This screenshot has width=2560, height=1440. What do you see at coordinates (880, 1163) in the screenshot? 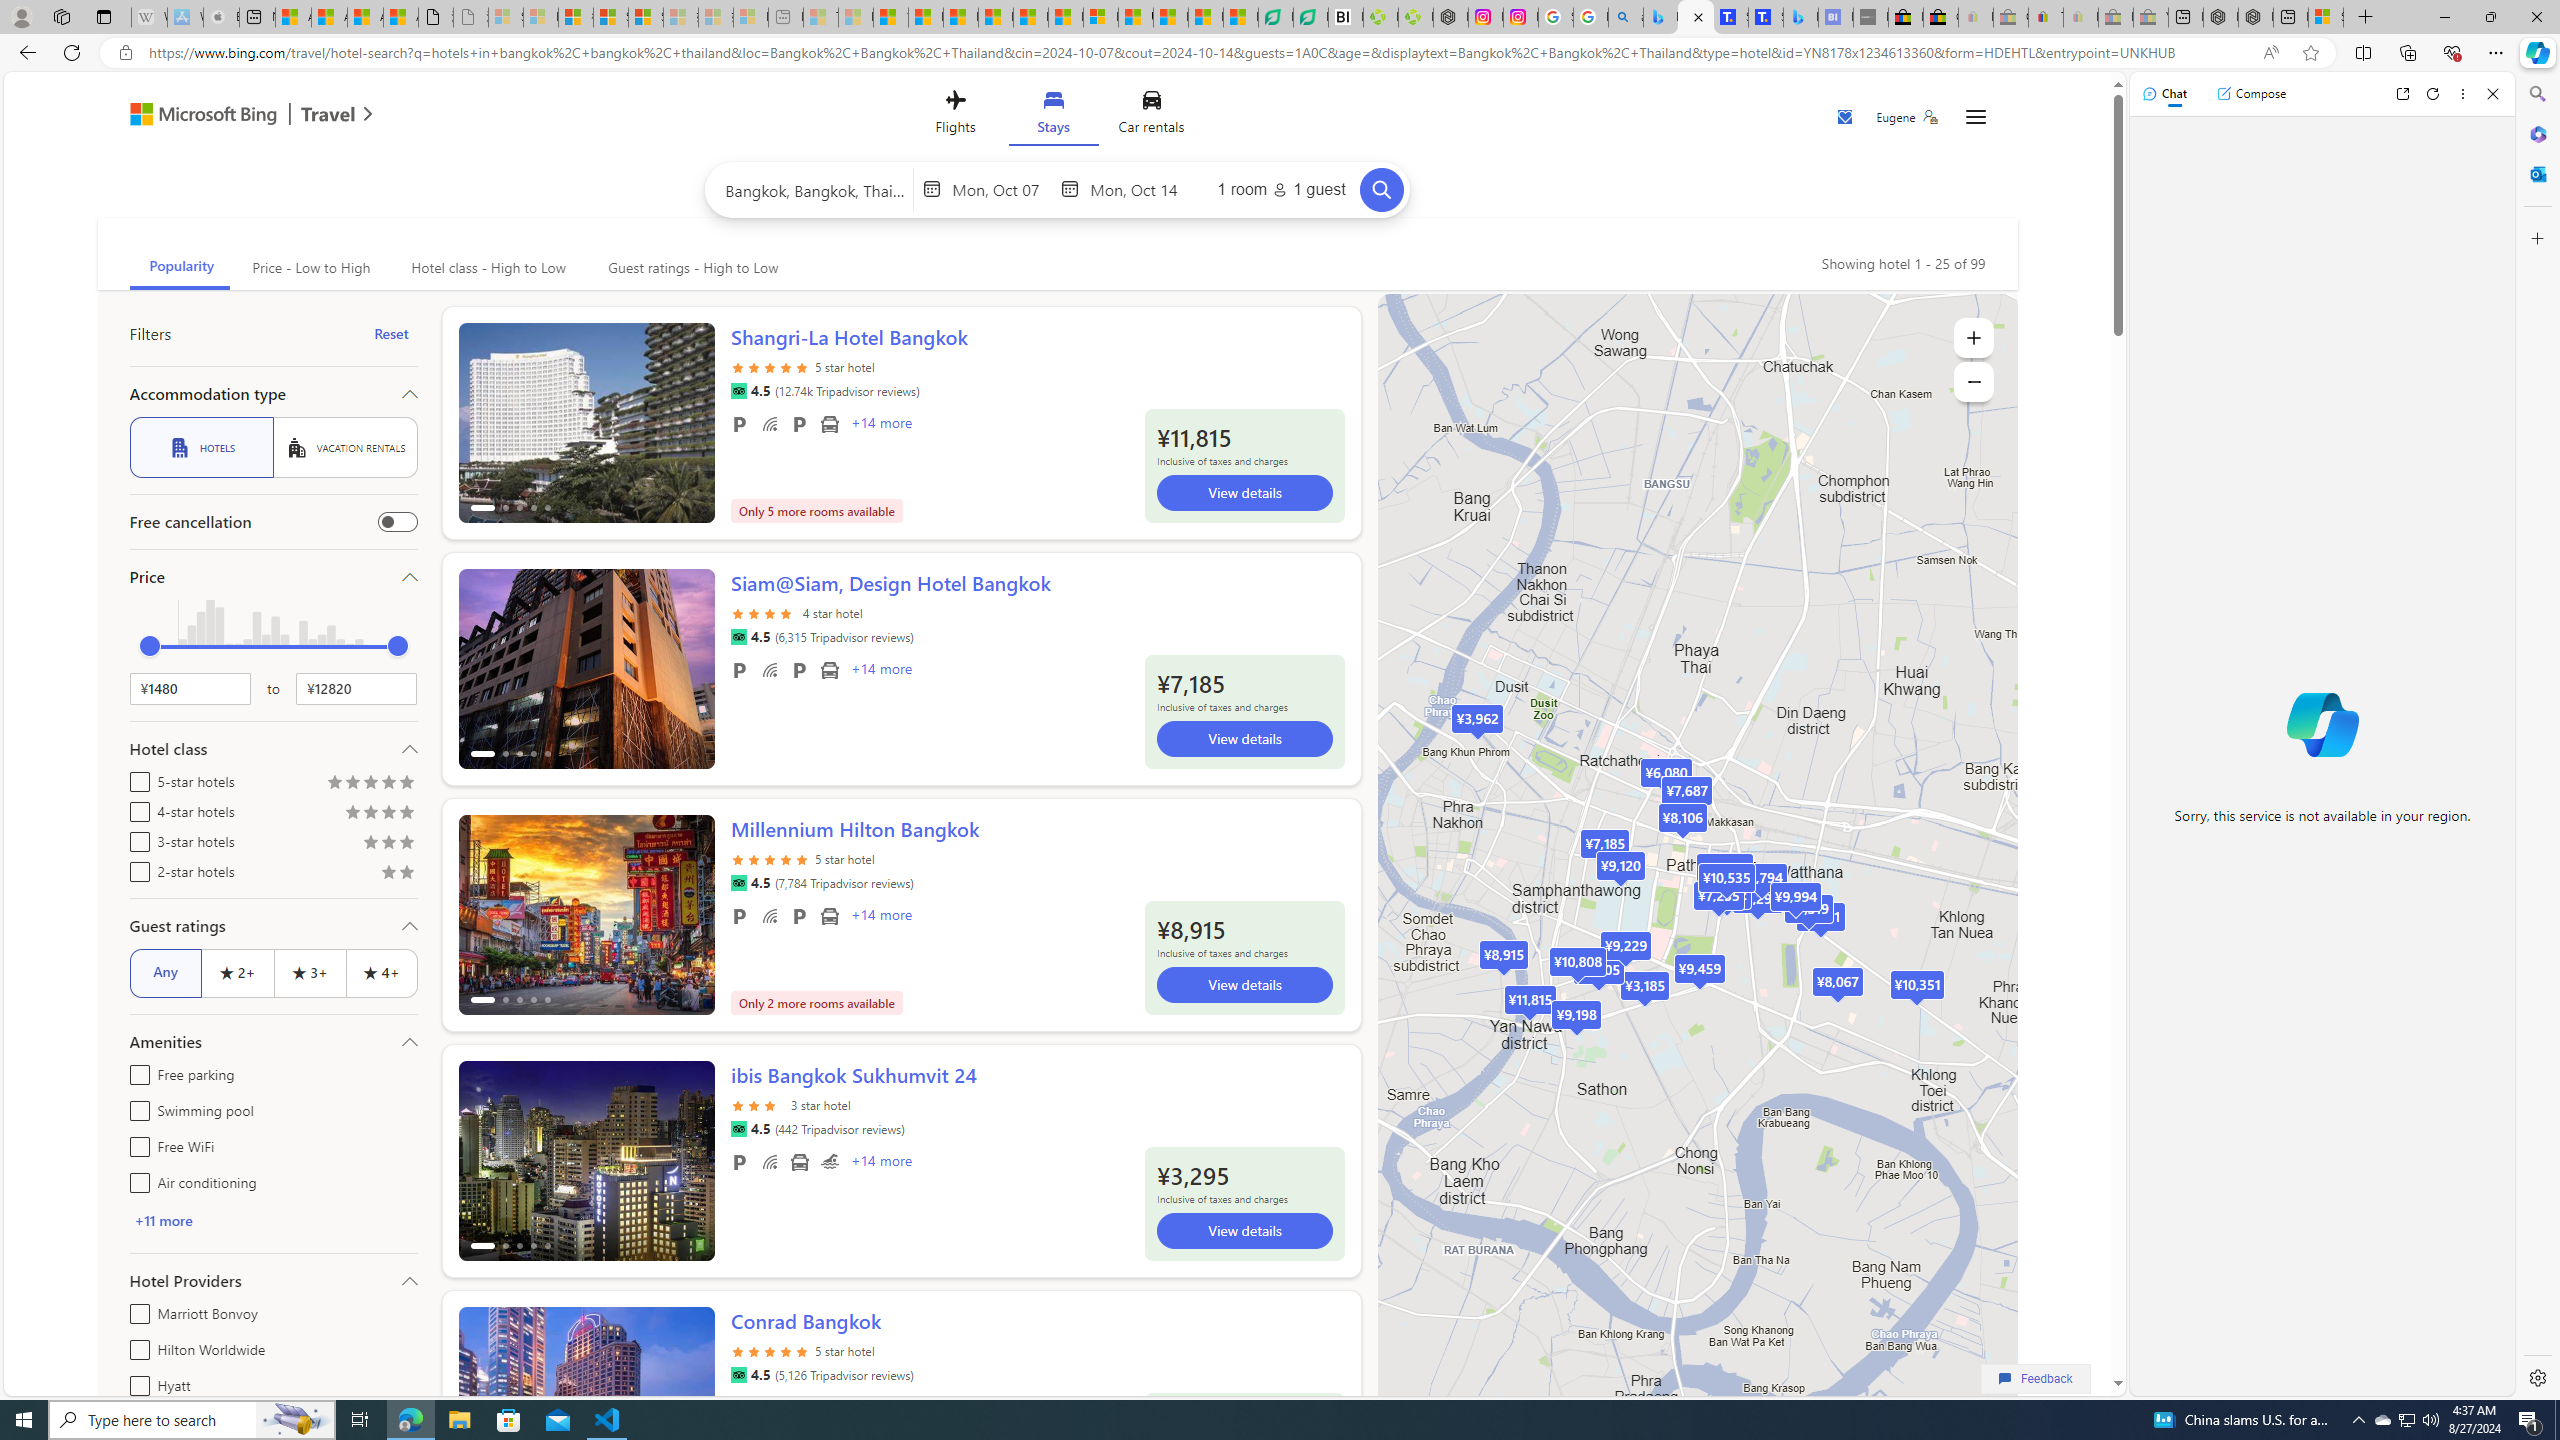
I see `'+14 More Amenities'` at bounding box center [880, 1163].